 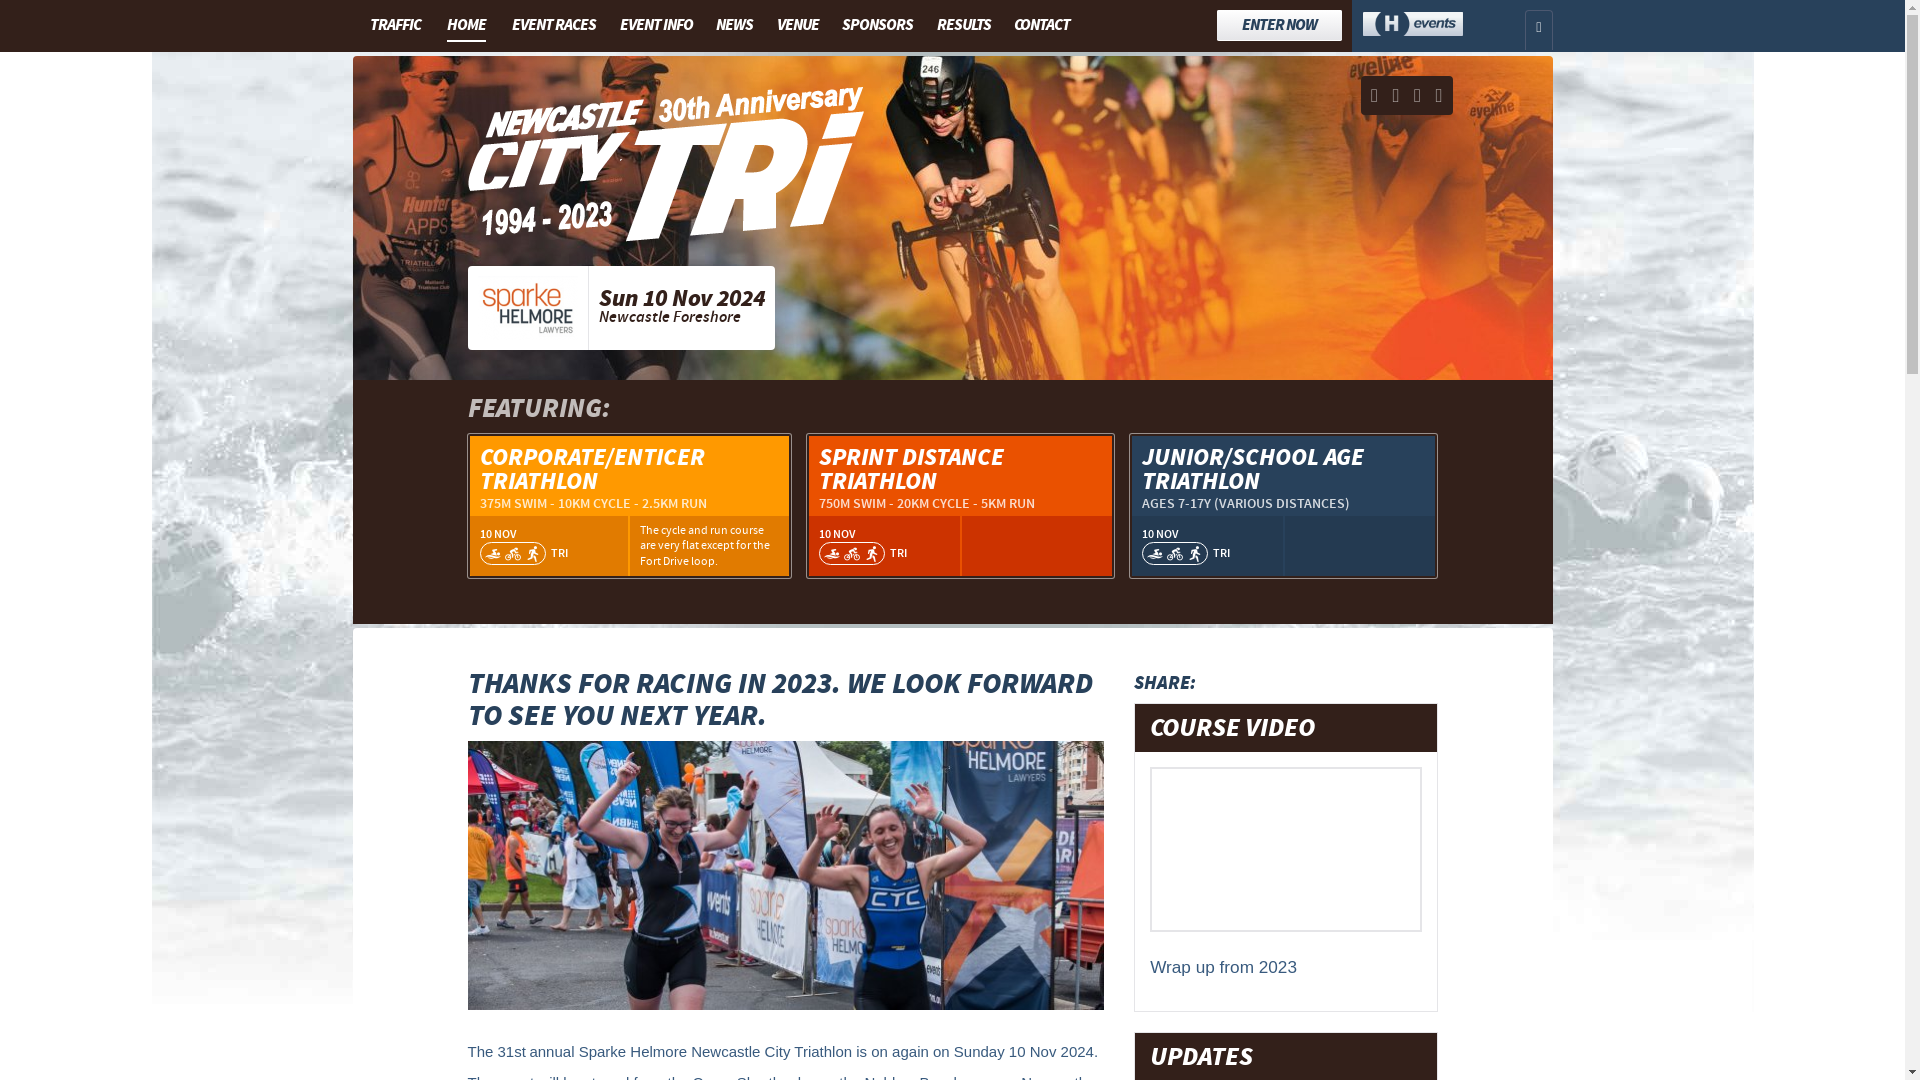 What do you see at coordinates (1278, 25) in the screenshot?
I see `'ENTER NOW'` at bounding box center [1278, 25].